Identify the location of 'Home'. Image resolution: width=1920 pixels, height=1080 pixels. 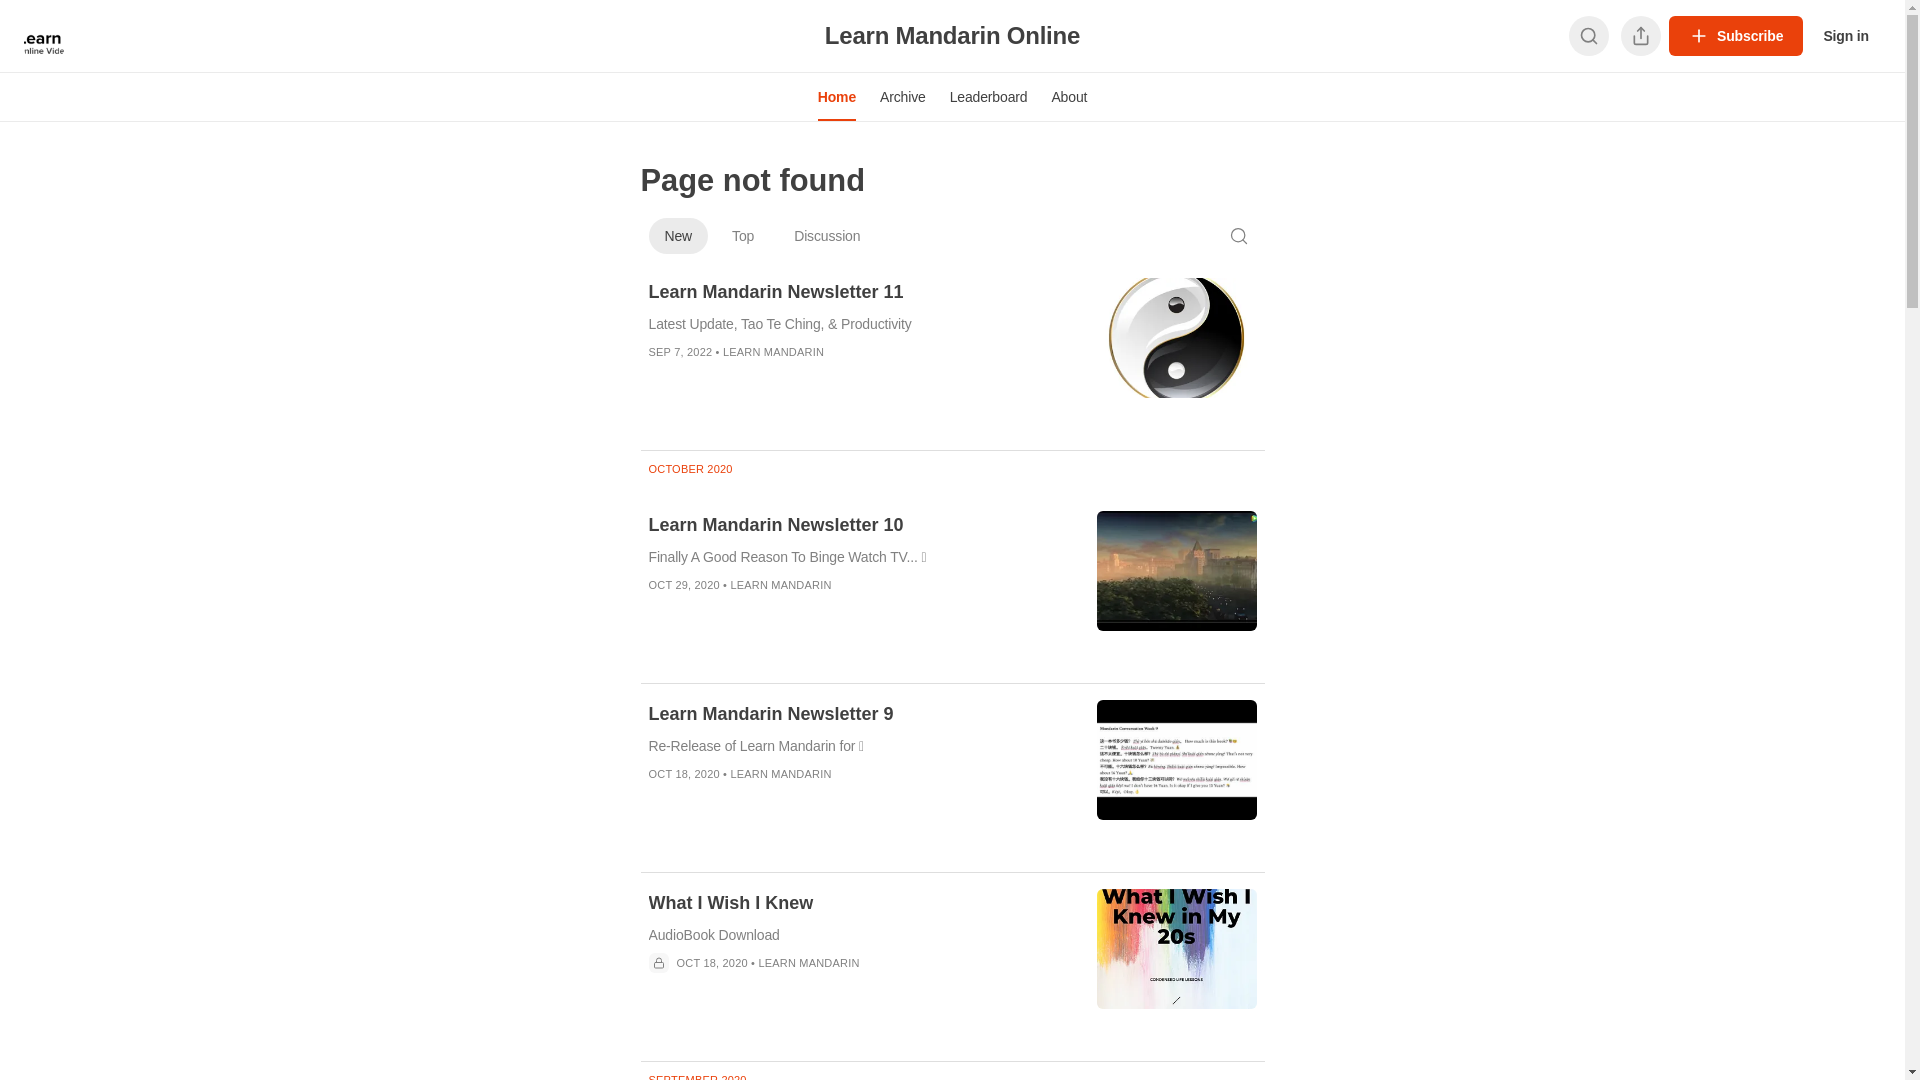
(836, 96).